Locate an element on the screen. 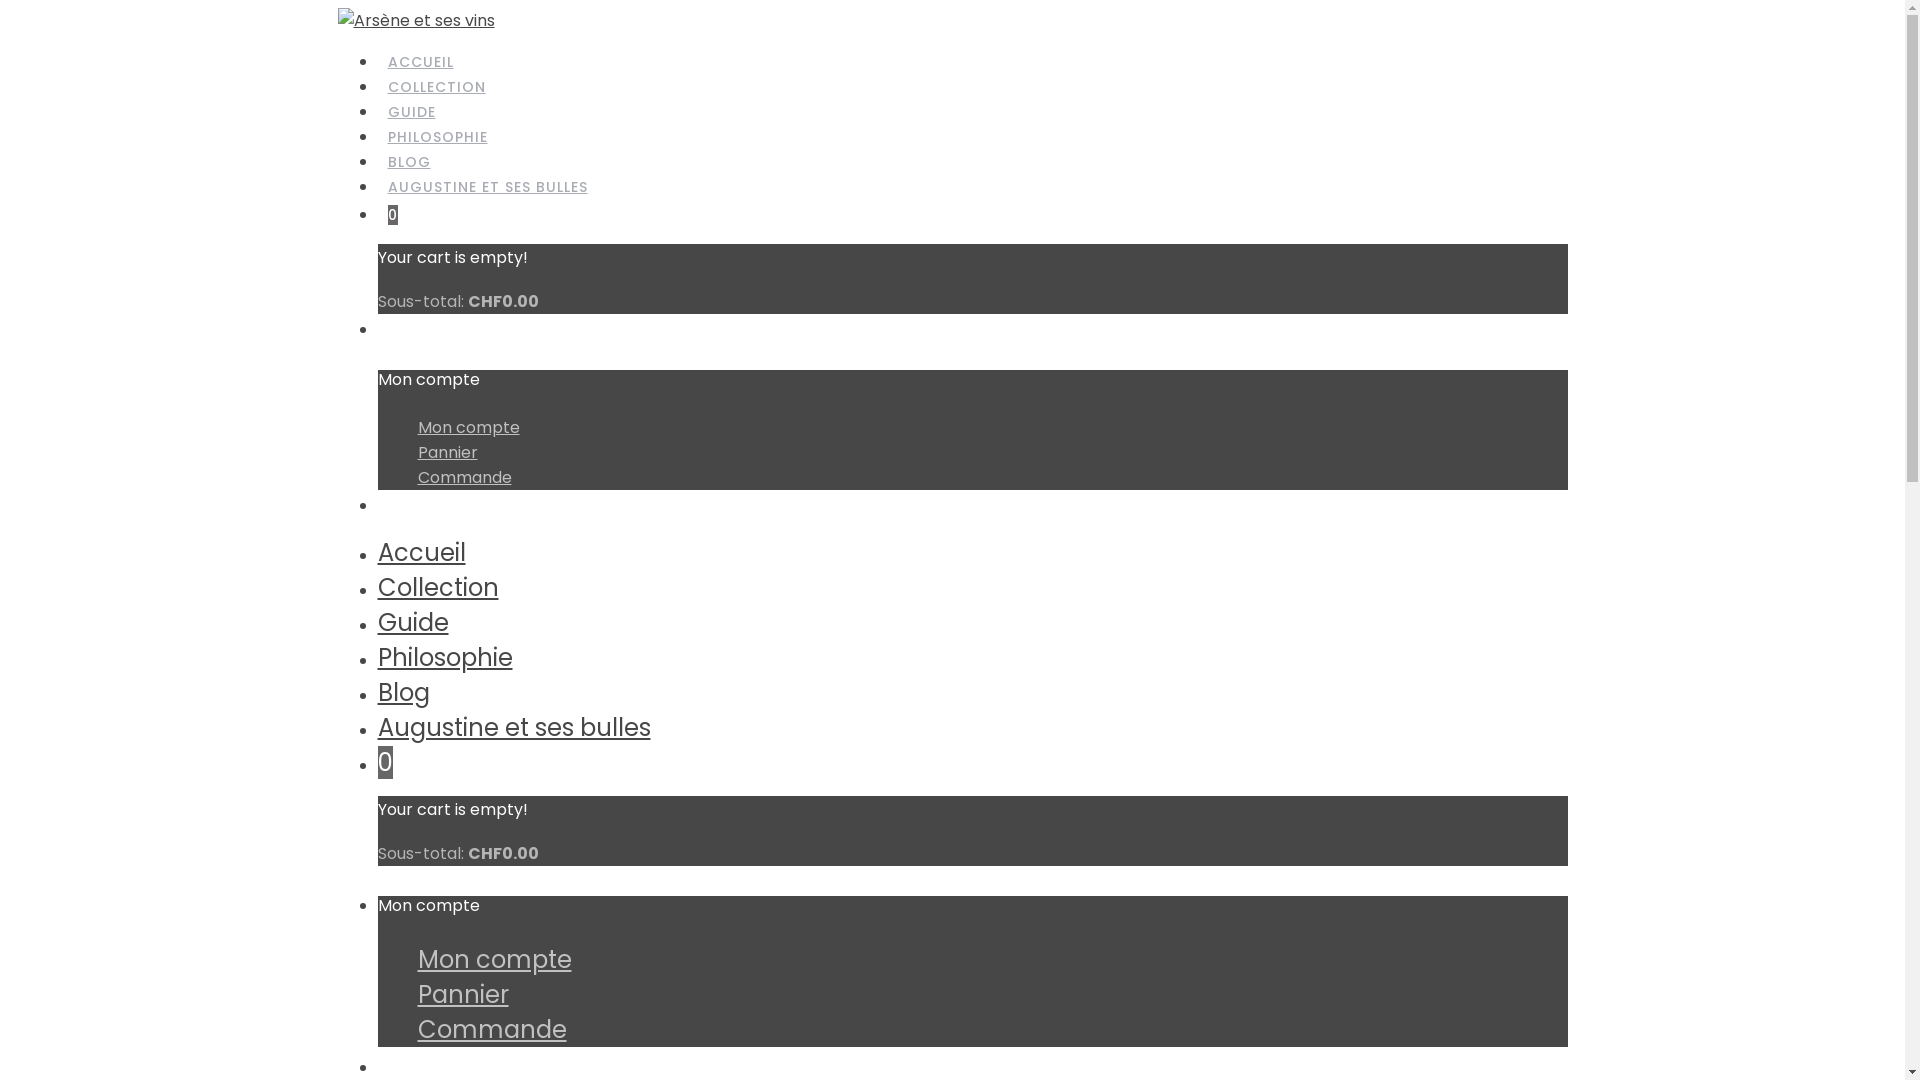 This screenshot has width=1920, height=1080. 'Mon compte' is located at coordinates (468, 426).